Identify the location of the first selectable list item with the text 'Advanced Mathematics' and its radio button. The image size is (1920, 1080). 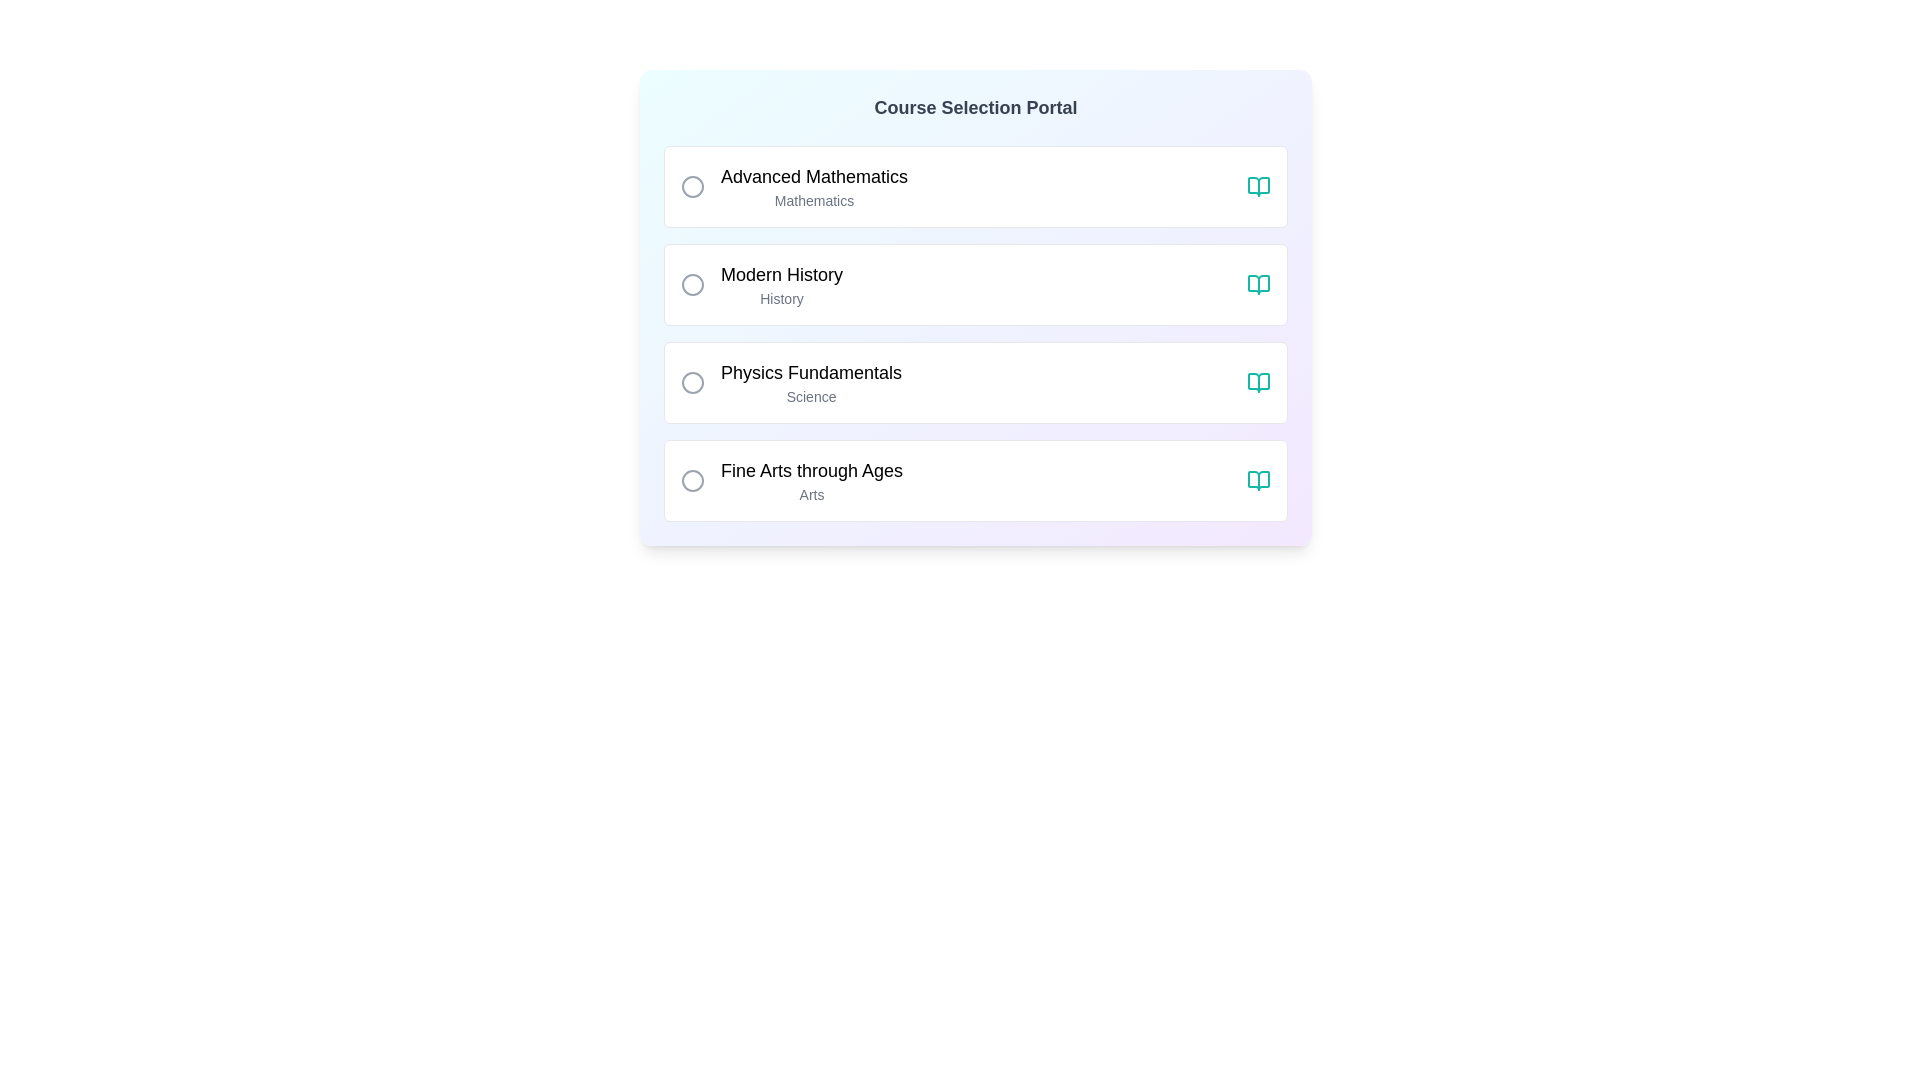
(793, 186).